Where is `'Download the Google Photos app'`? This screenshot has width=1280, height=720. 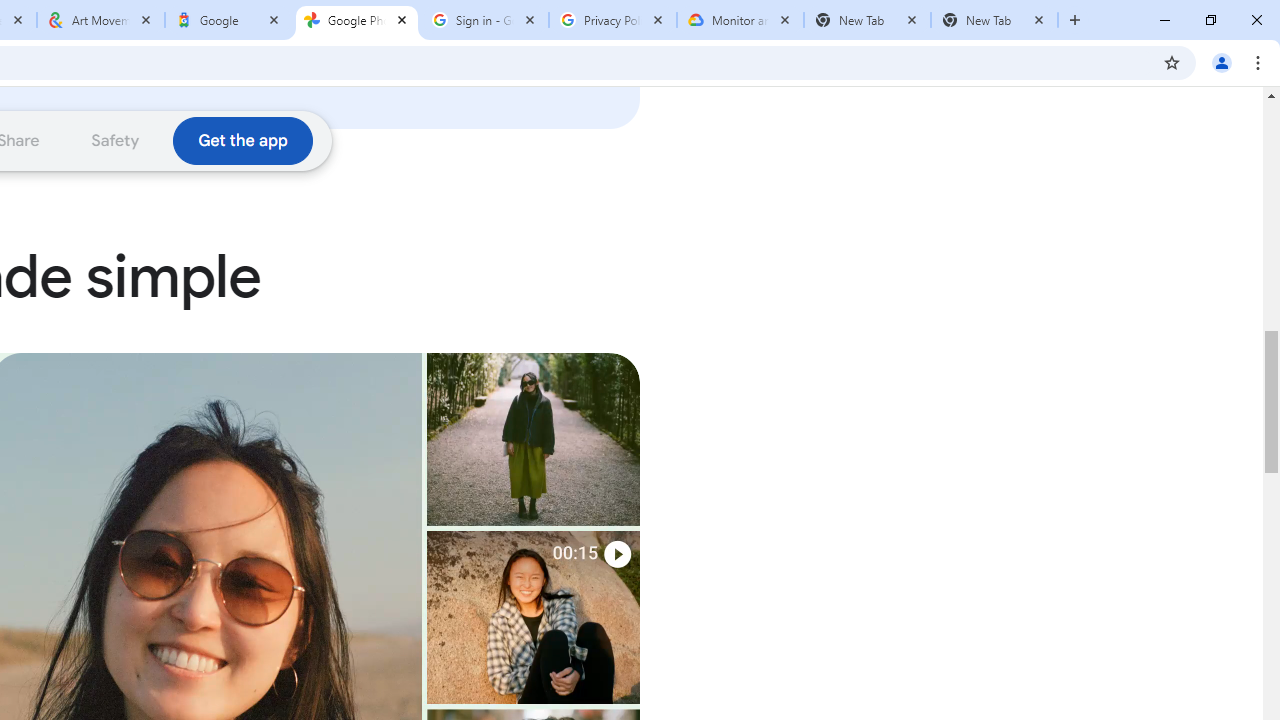 'Download the Google Photos app' is located at coordinates (242, 139).